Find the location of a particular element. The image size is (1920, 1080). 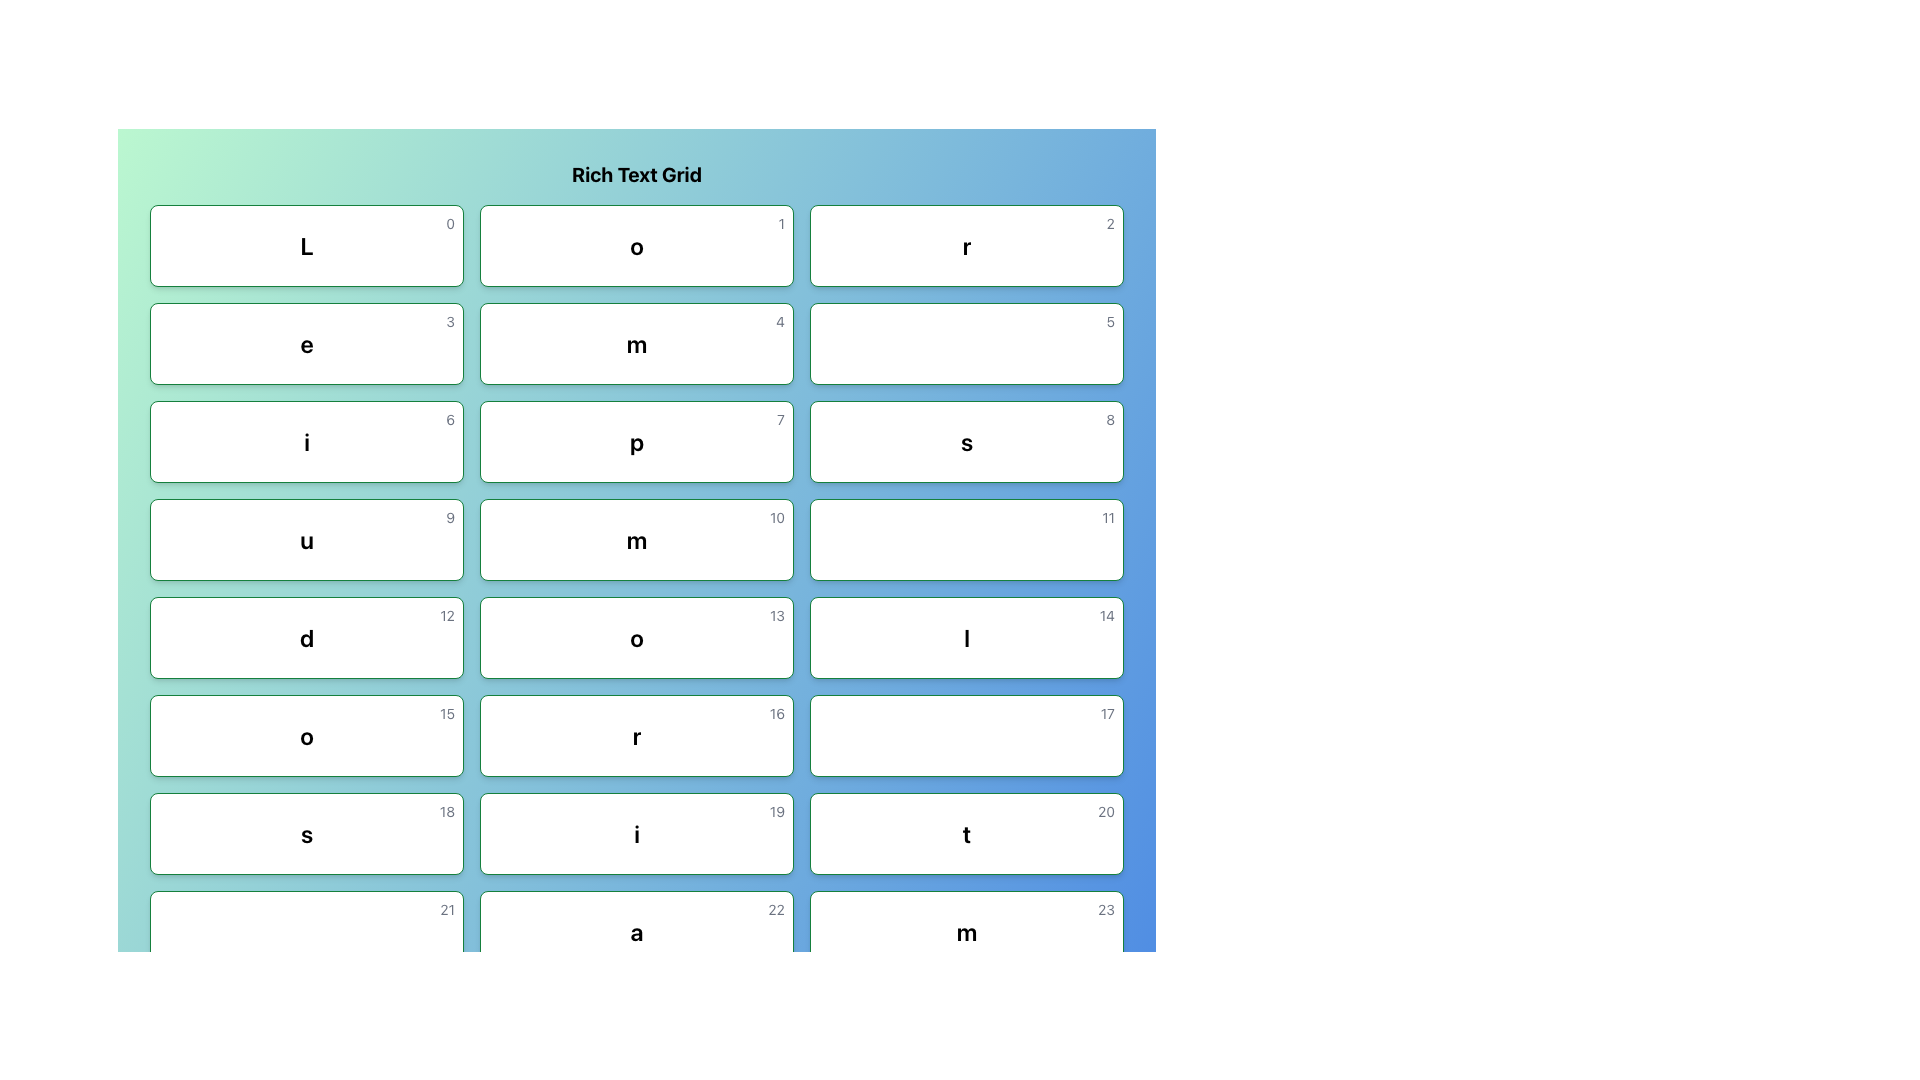

the Display Card featuring a prominent black letter 'p' in the center, located in the fourth row and second column of the grid layout is located at coordinates (636, 441).